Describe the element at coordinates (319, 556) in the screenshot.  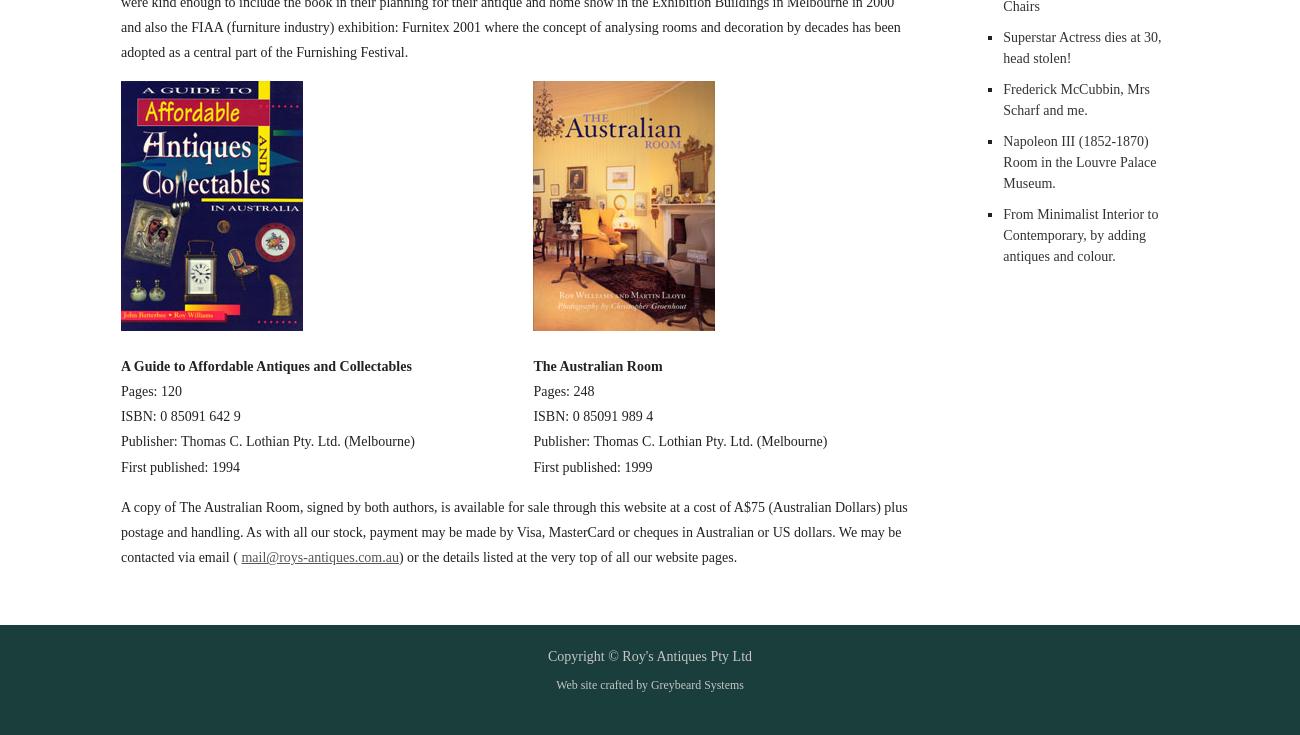
I see `'mail@roys-antiques.com.au'` at that location.